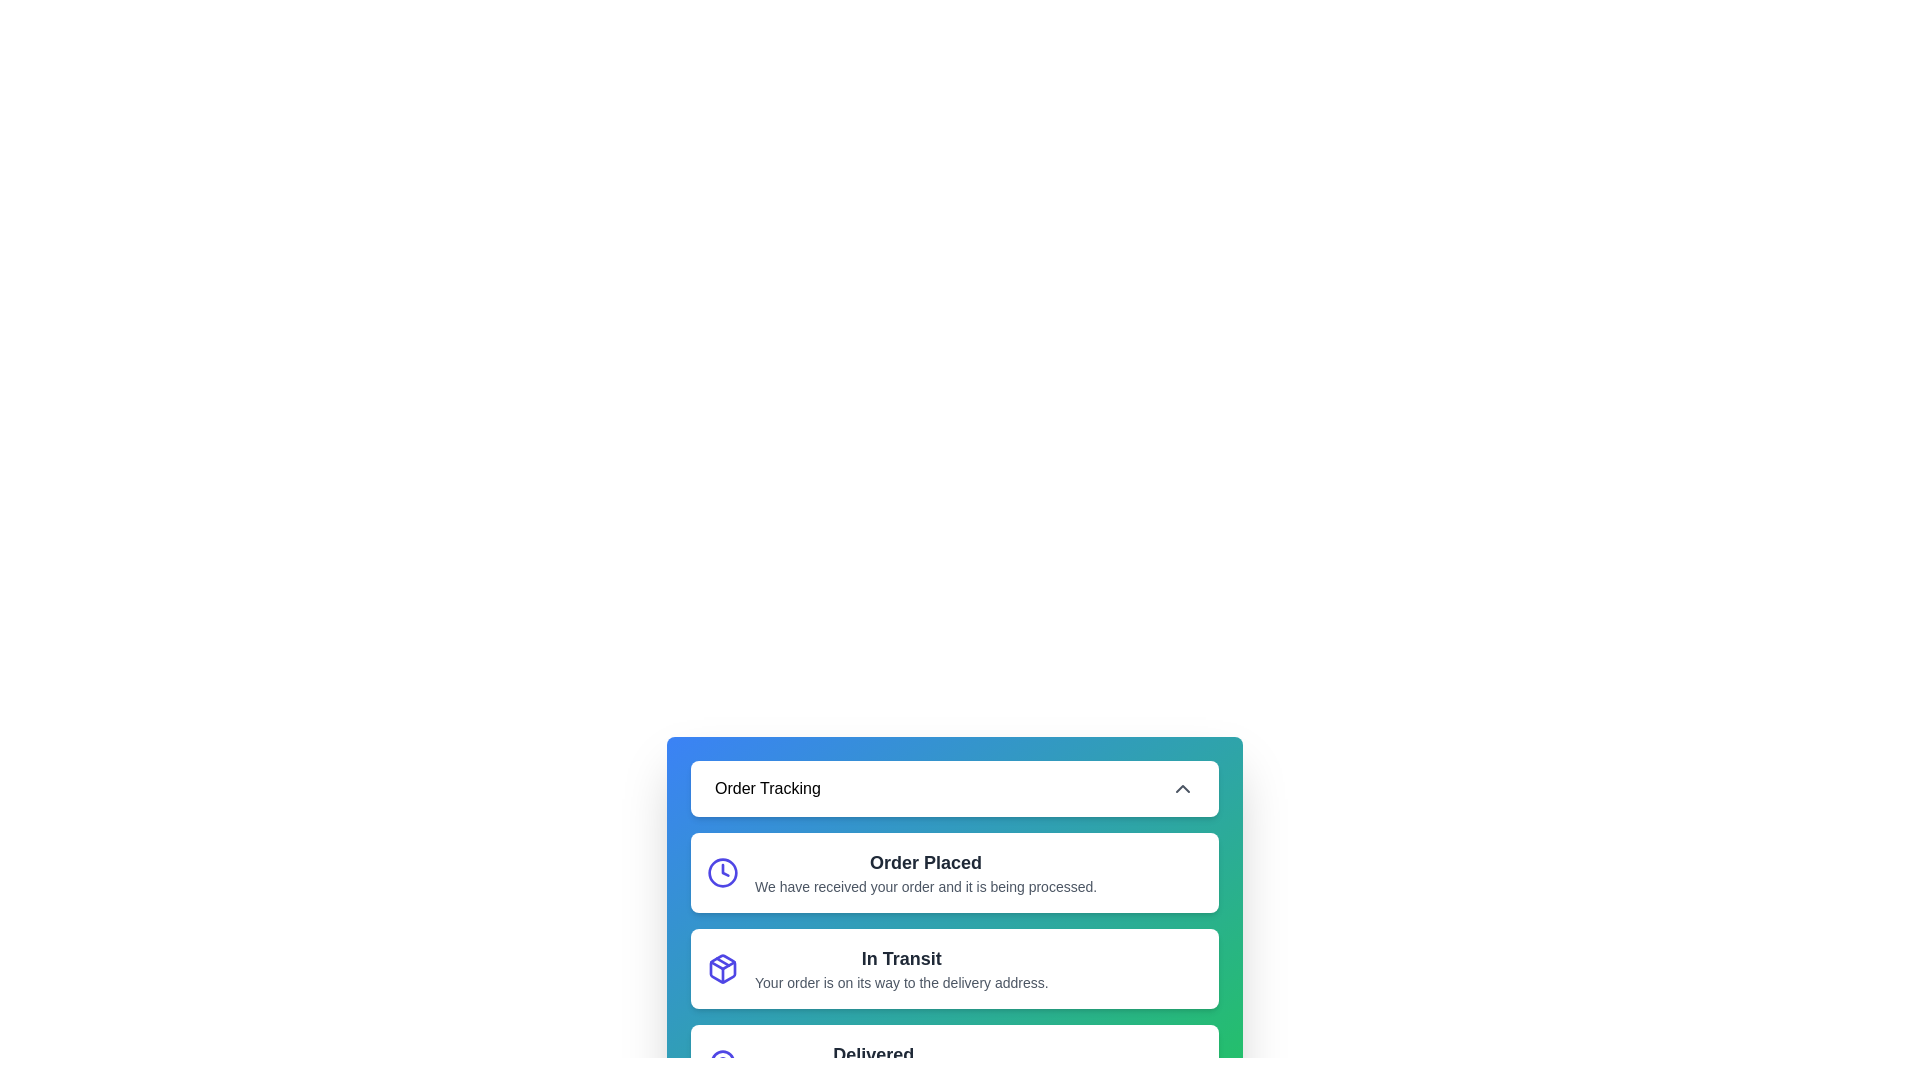 The width and height of the screenshot is (1920, 1080). I want to click on the toggle button to expand or collapse the order tracking panel, so click(954, 788).